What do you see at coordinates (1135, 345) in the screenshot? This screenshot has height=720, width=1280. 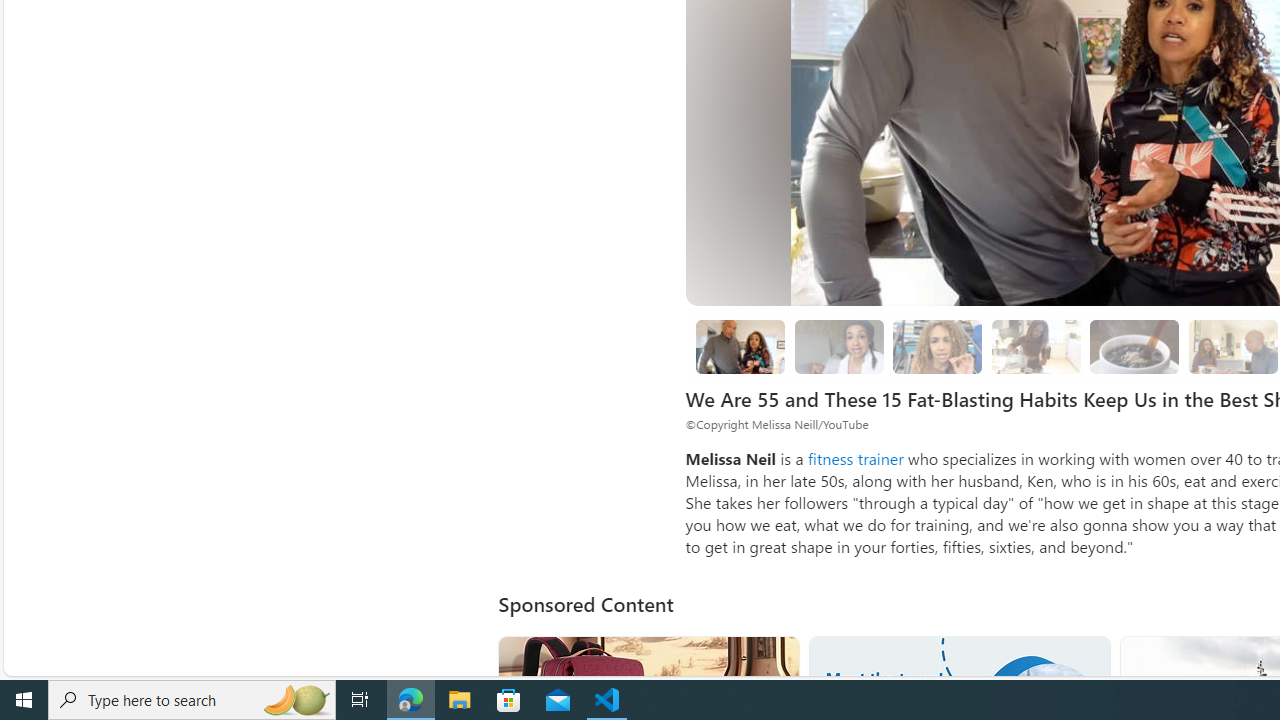 I see `'8 Be Mindful of Coffee'` at bounding box center [1135, 345].